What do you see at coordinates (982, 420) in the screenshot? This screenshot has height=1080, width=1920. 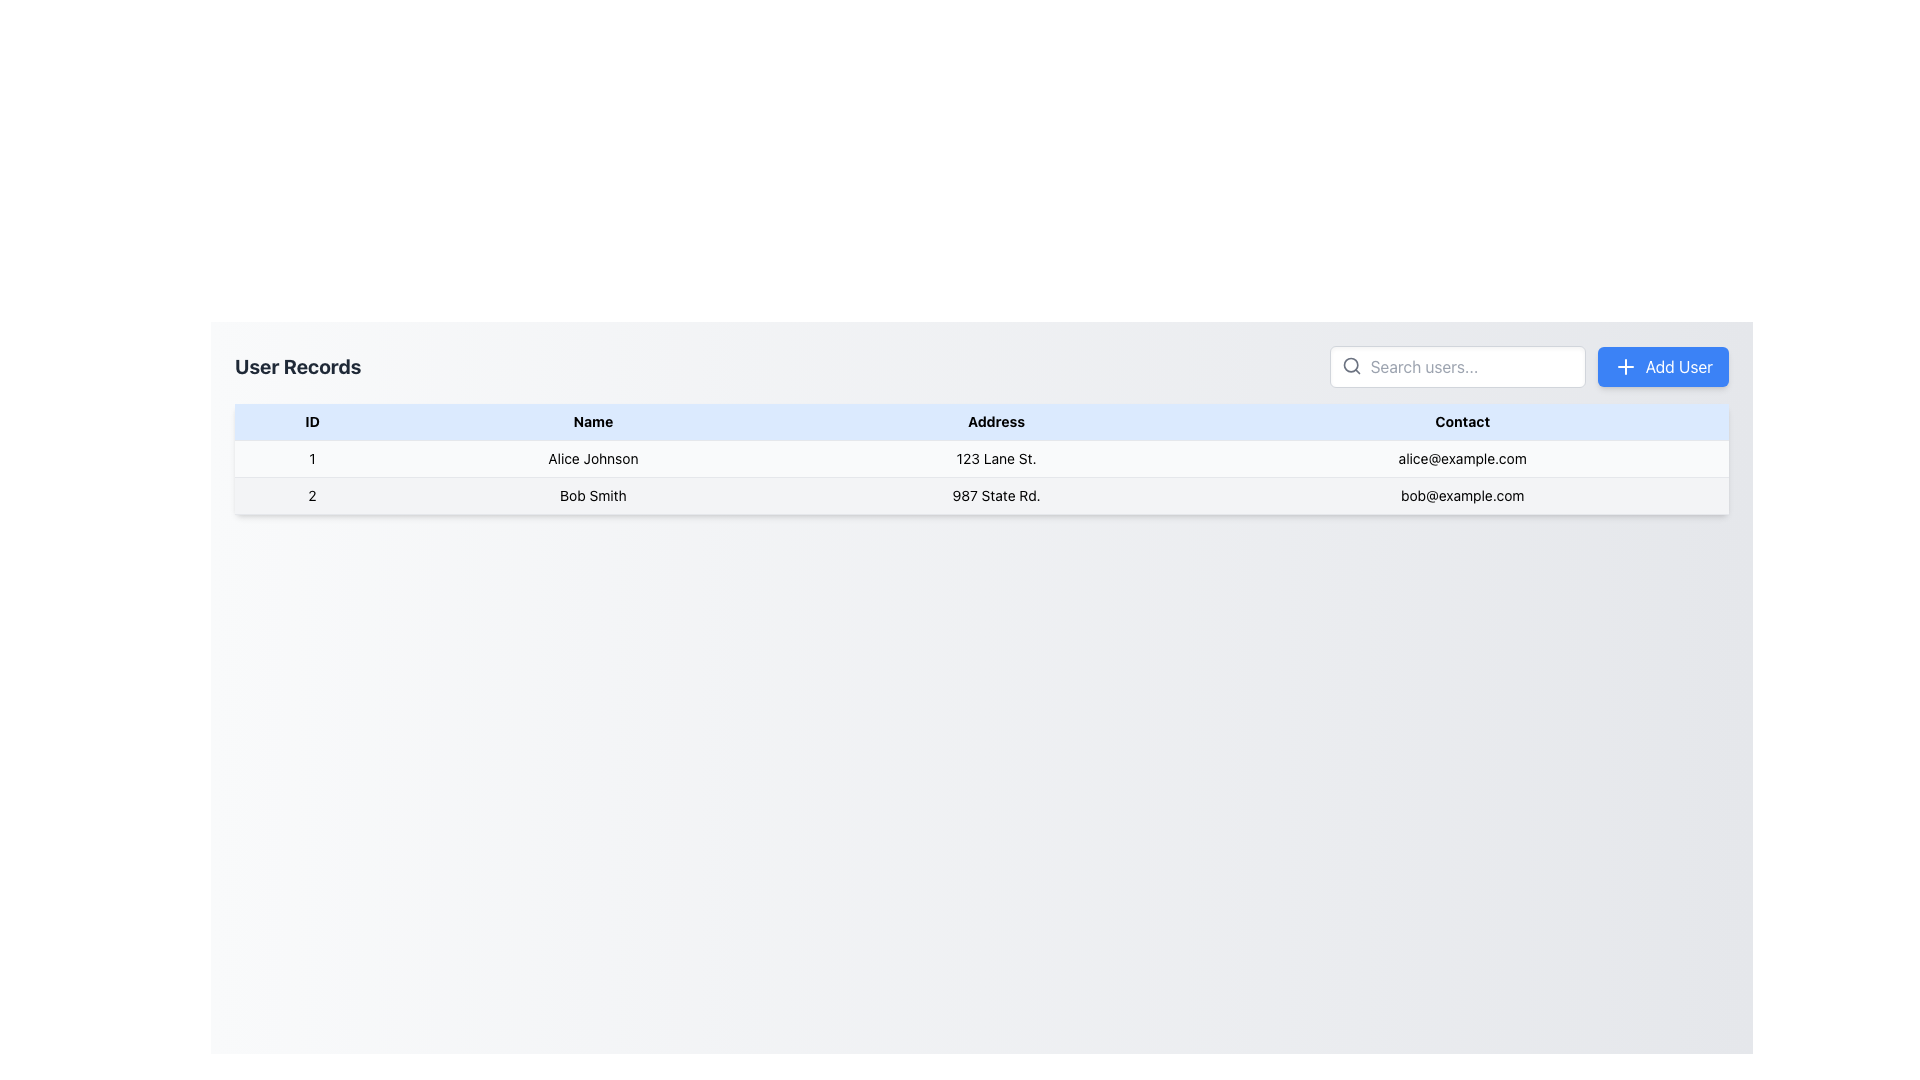 I see `text of each header in the header row located at the top of the tabular data interface spanning horizontally across the width of the table` at bounding box center [982, 420].